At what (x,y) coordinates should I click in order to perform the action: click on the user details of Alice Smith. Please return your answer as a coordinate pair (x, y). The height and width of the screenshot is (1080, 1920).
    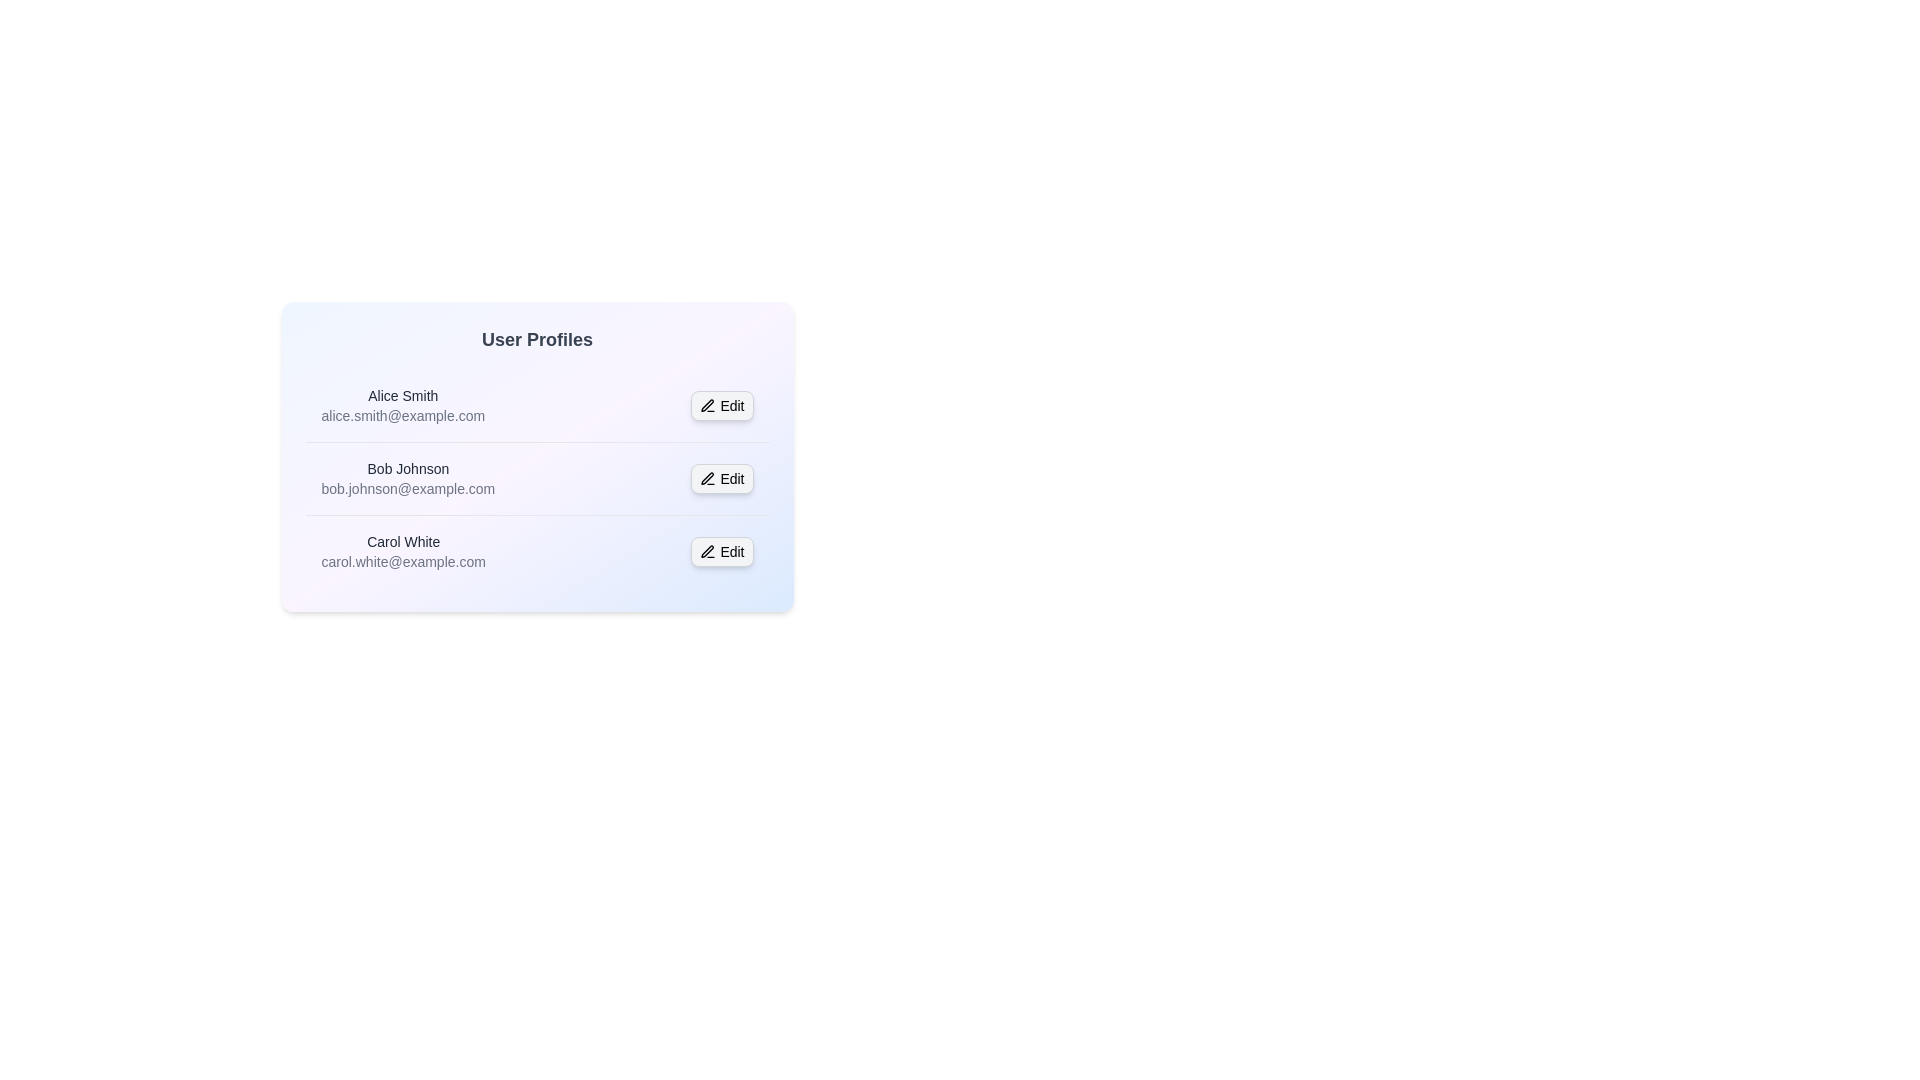
    Looking at the image, I should click on (402, 396).